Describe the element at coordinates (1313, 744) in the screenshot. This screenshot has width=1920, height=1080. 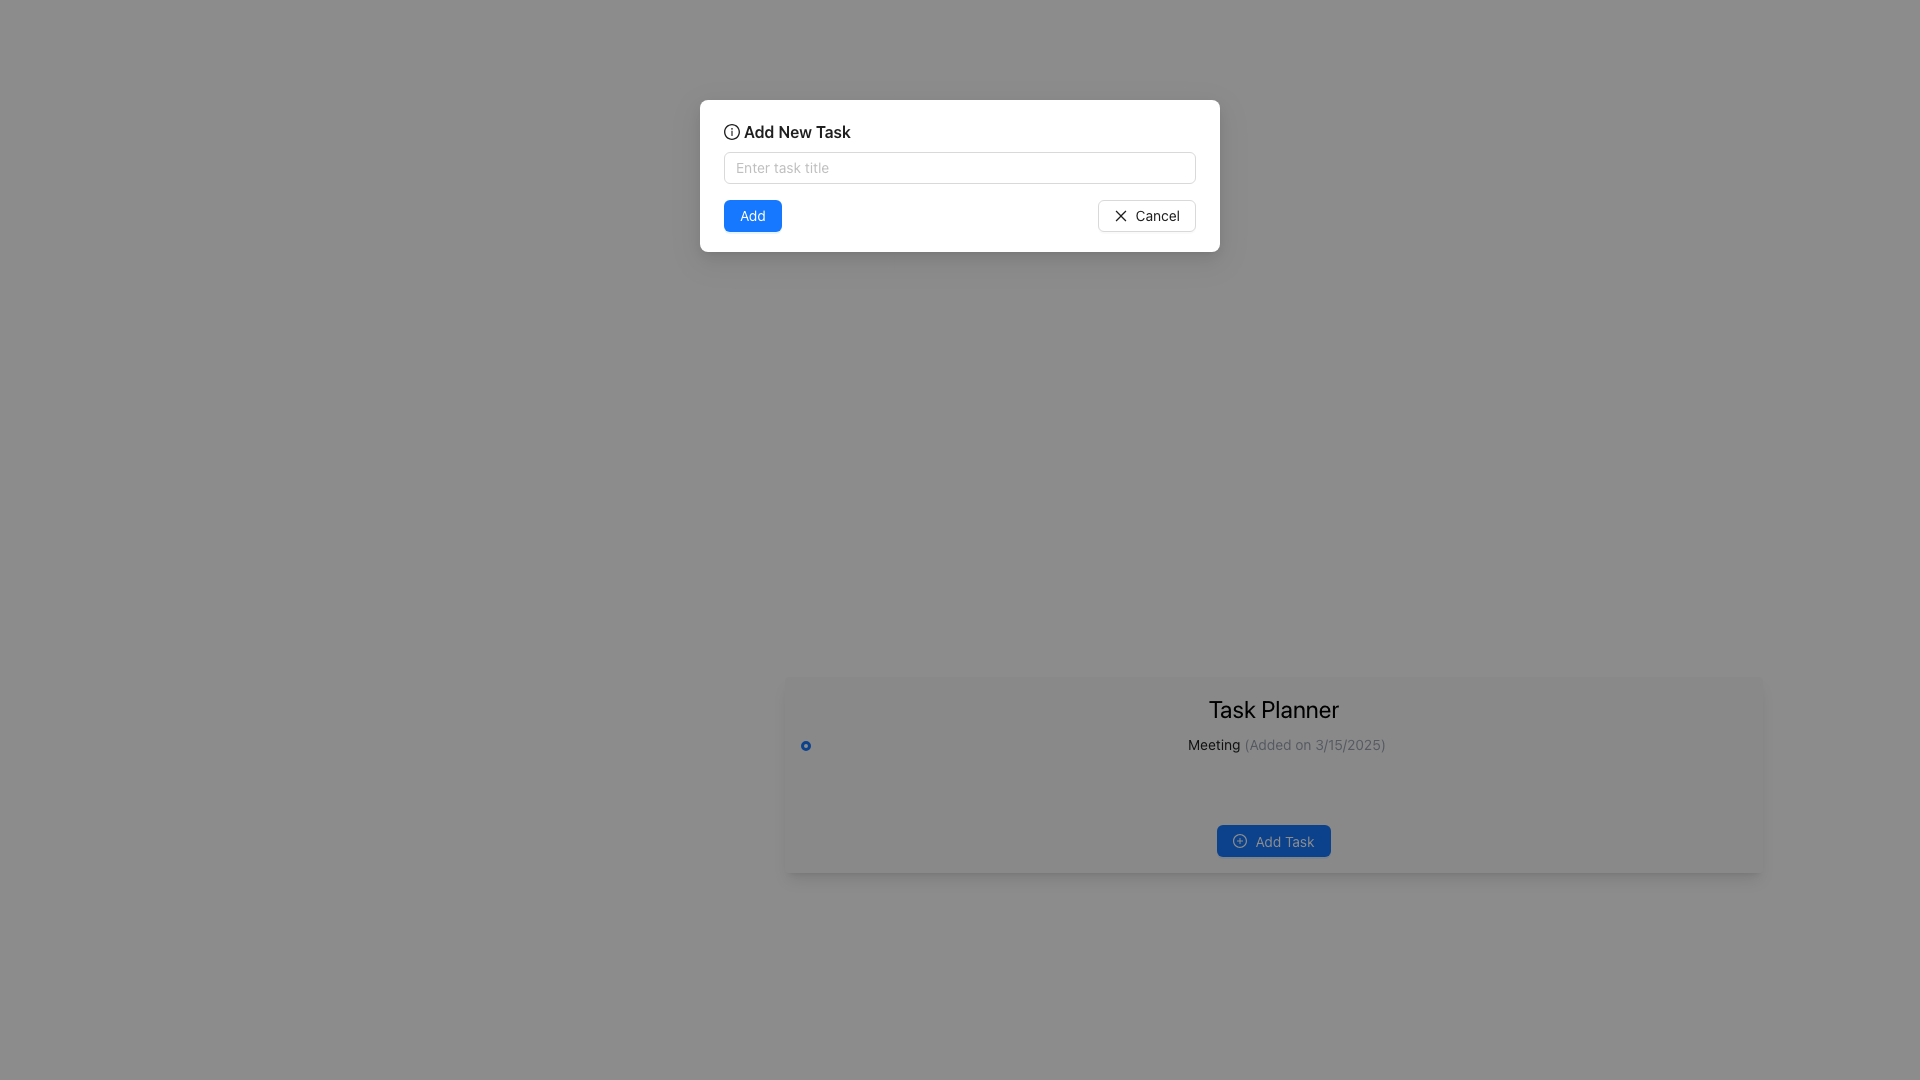
I see `the static information text displaying '(Added on 3/15/2025)' located below the 'Task Planner' heading` at that location.